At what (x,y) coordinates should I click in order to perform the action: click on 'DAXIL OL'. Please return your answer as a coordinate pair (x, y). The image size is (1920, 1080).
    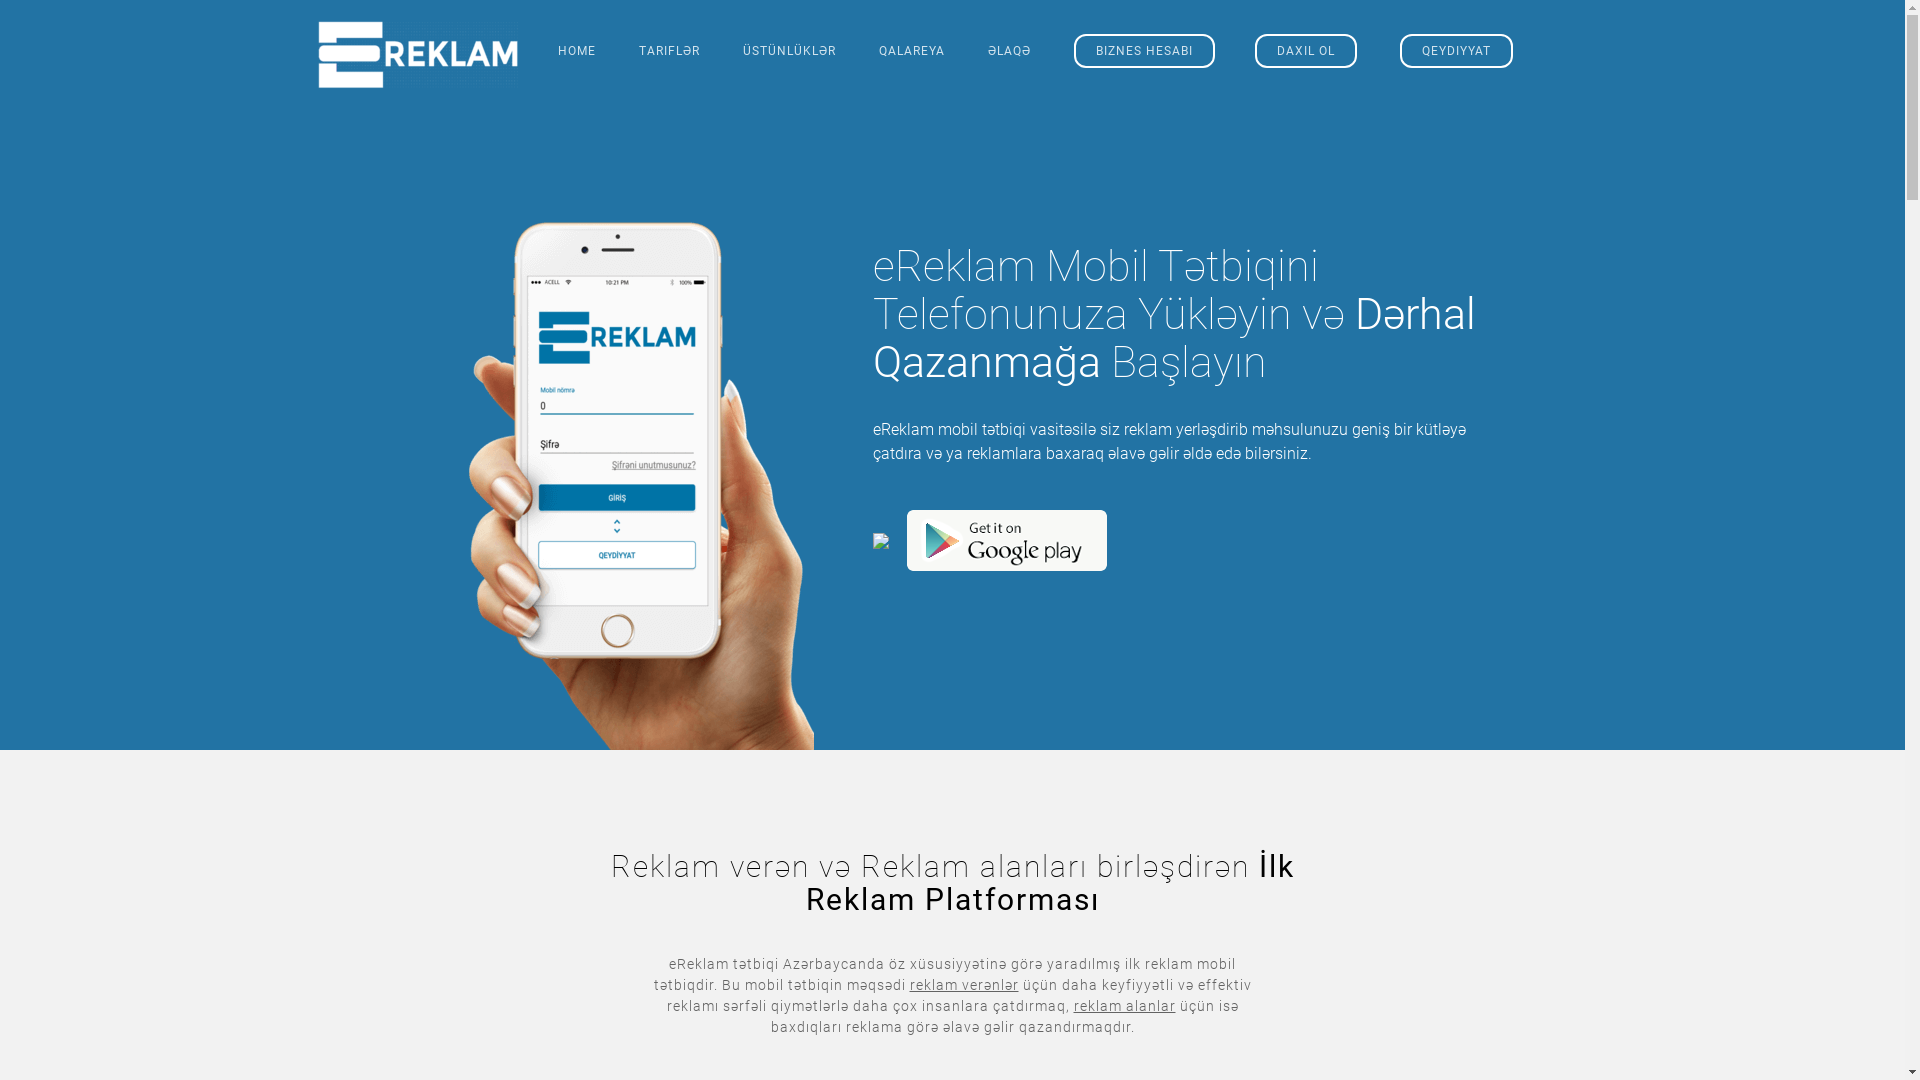
    Looking at the image, I should click on (1305, 49).